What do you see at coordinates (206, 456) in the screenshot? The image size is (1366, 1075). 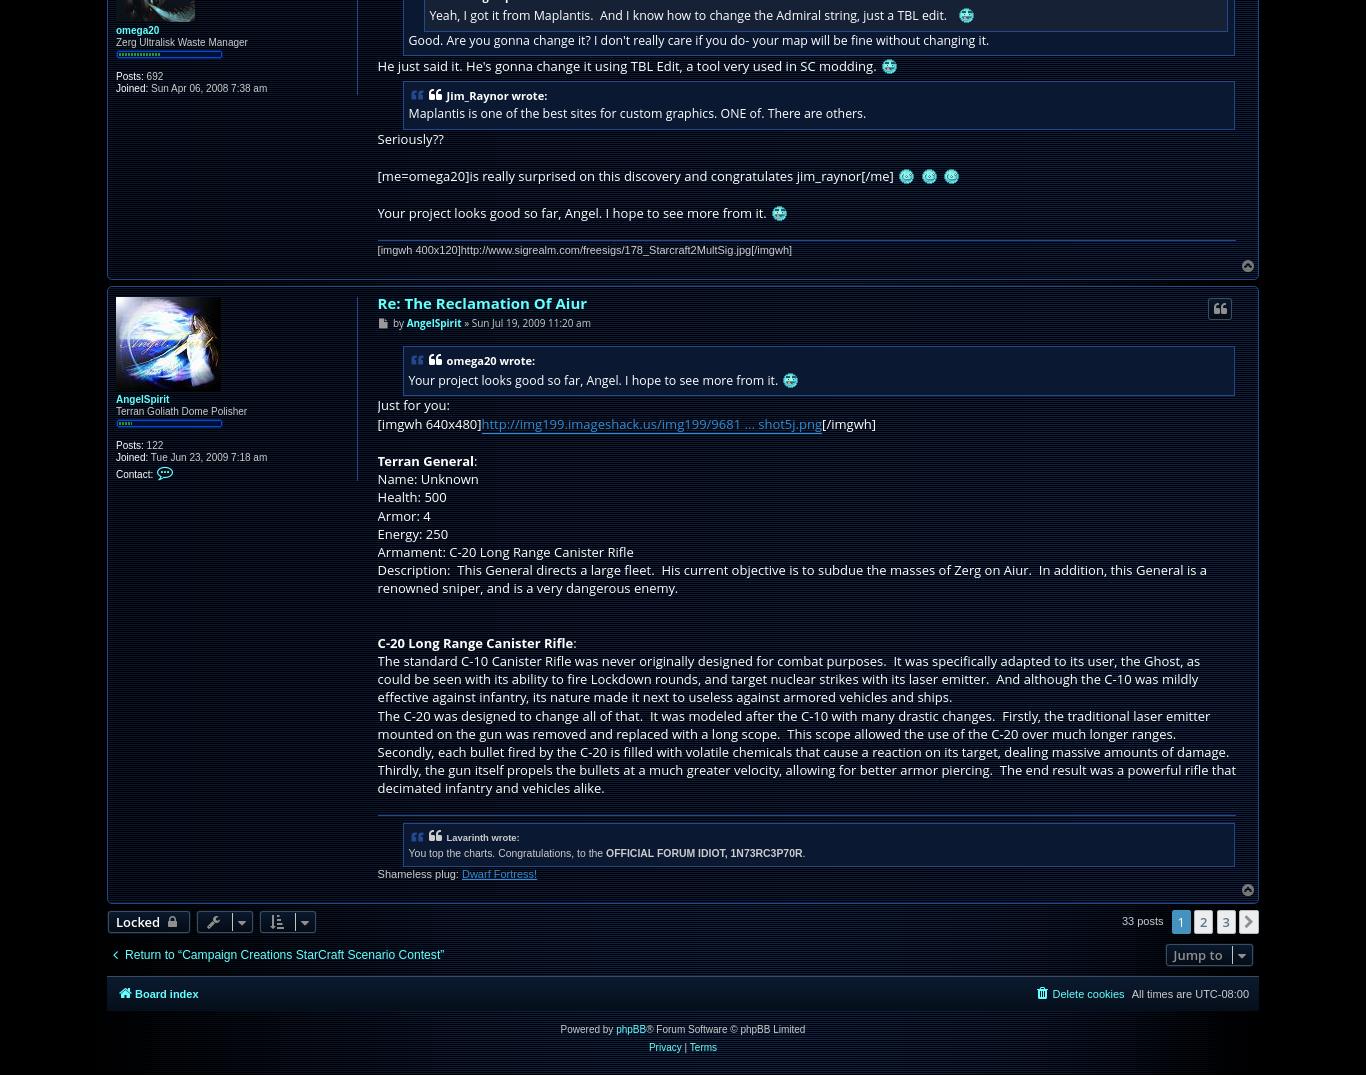 I see `'Tue Jun 23, 2009 7:18 am'` at bounding box center [206, 456].